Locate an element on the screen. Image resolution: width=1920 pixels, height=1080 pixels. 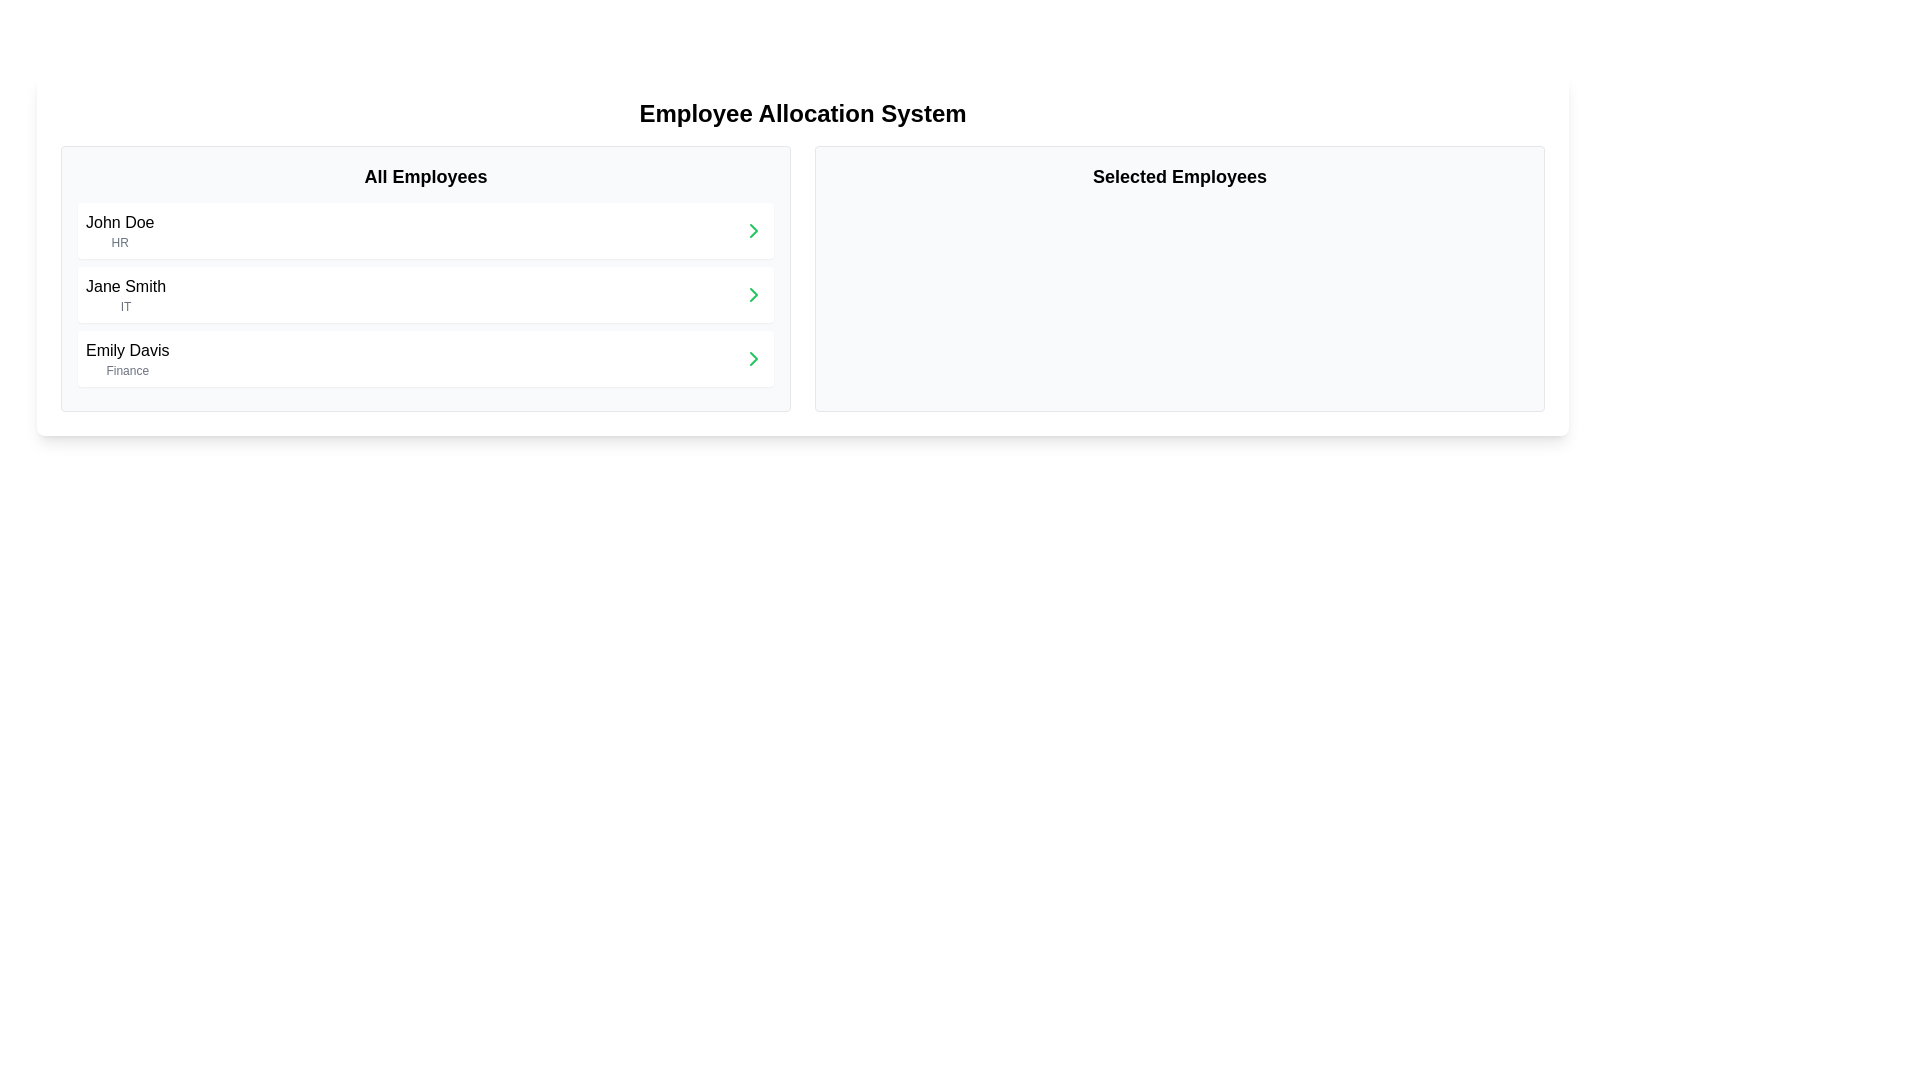
the button or icon located to the far right of 'John Doe HR' in the 'All Employees' section is located at coordinates (752, 230).